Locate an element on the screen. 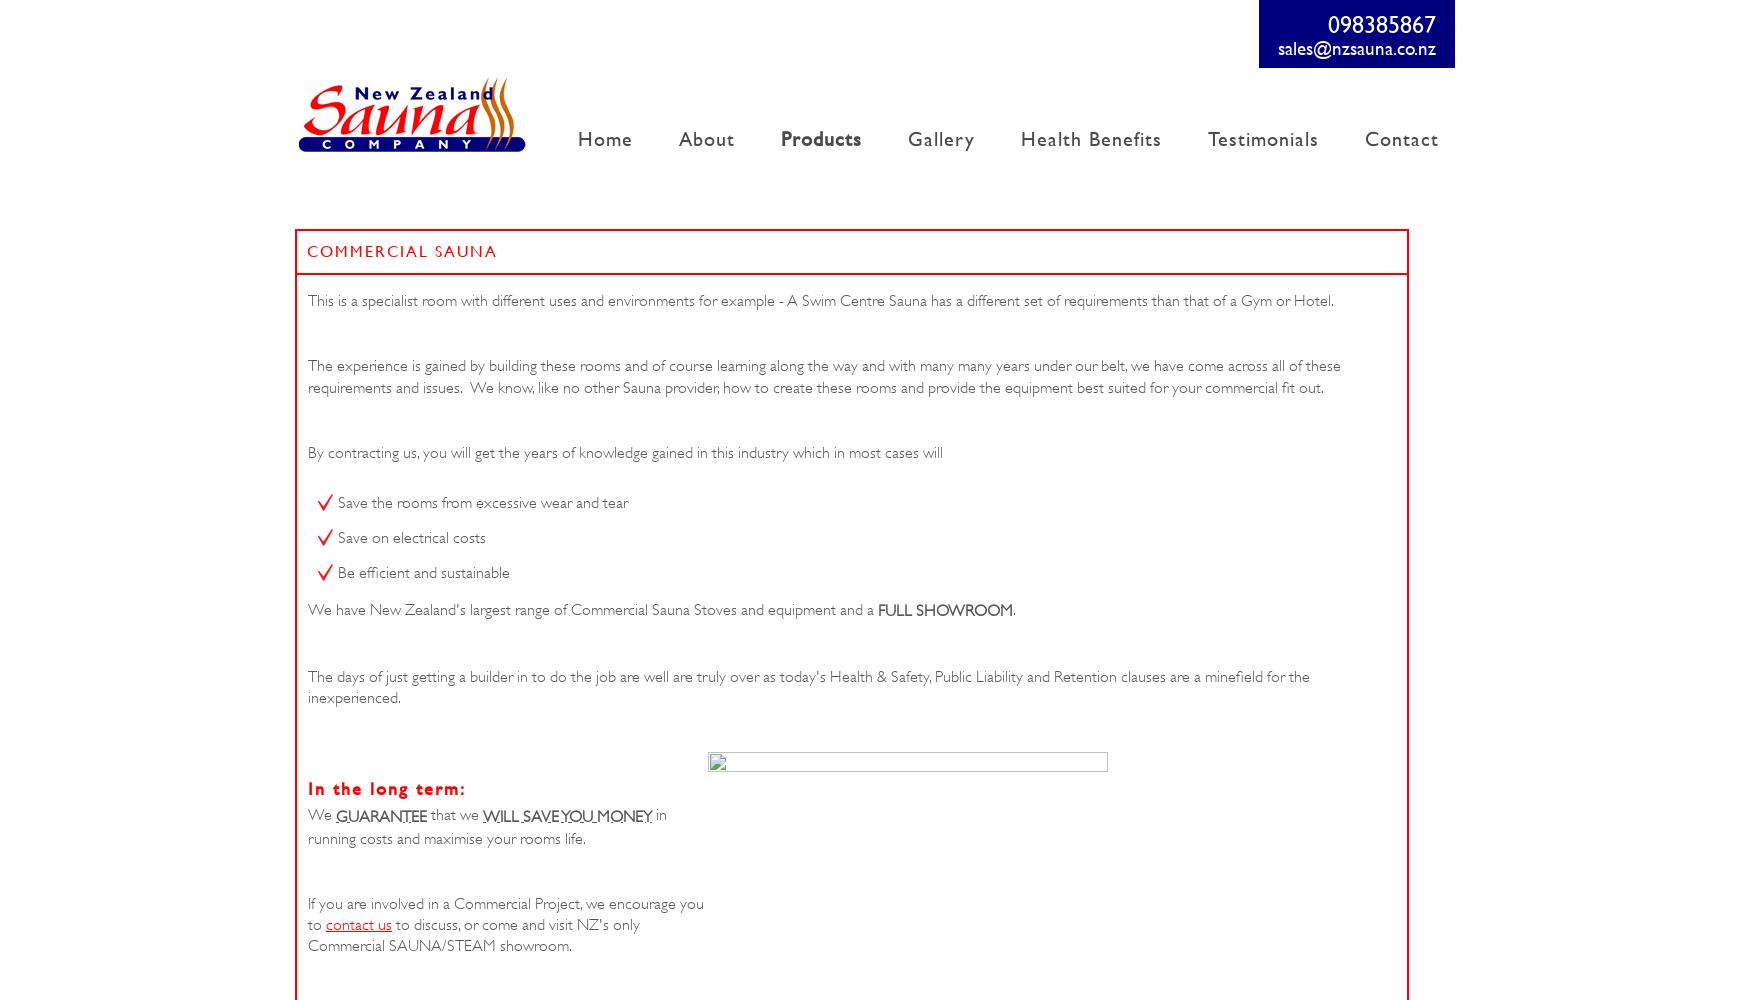 The height and width of the screenshot is (1000, 1750). 'contact us' is located at coordinates (326, 925).